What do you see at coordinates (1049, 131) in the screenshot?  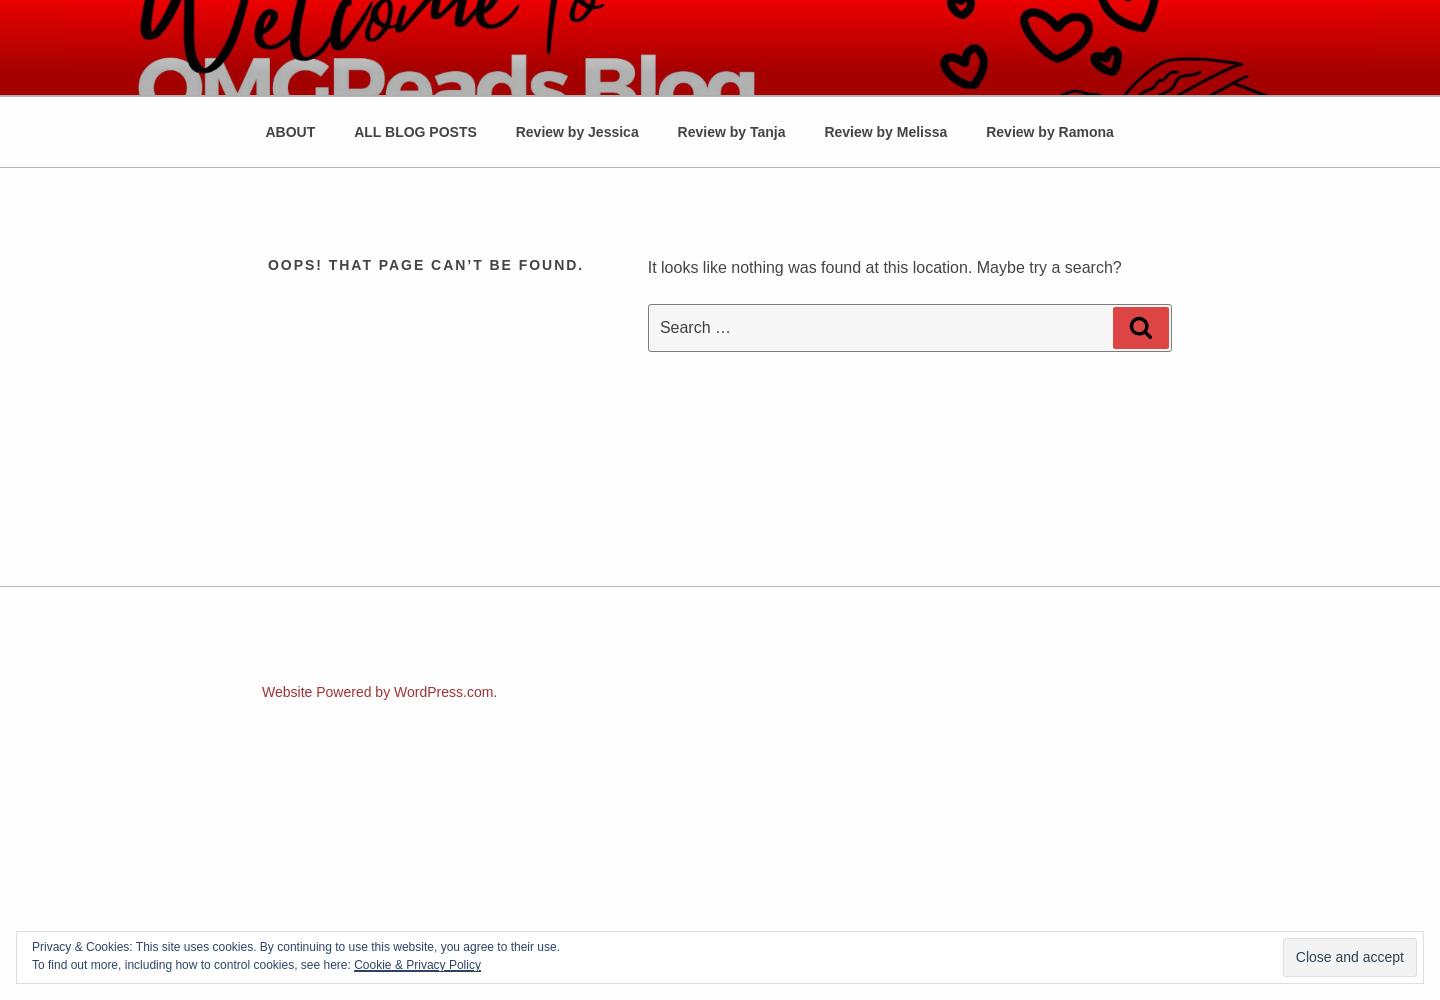 I see `'Review by Ramona'` at bounding box center [1049, 131].